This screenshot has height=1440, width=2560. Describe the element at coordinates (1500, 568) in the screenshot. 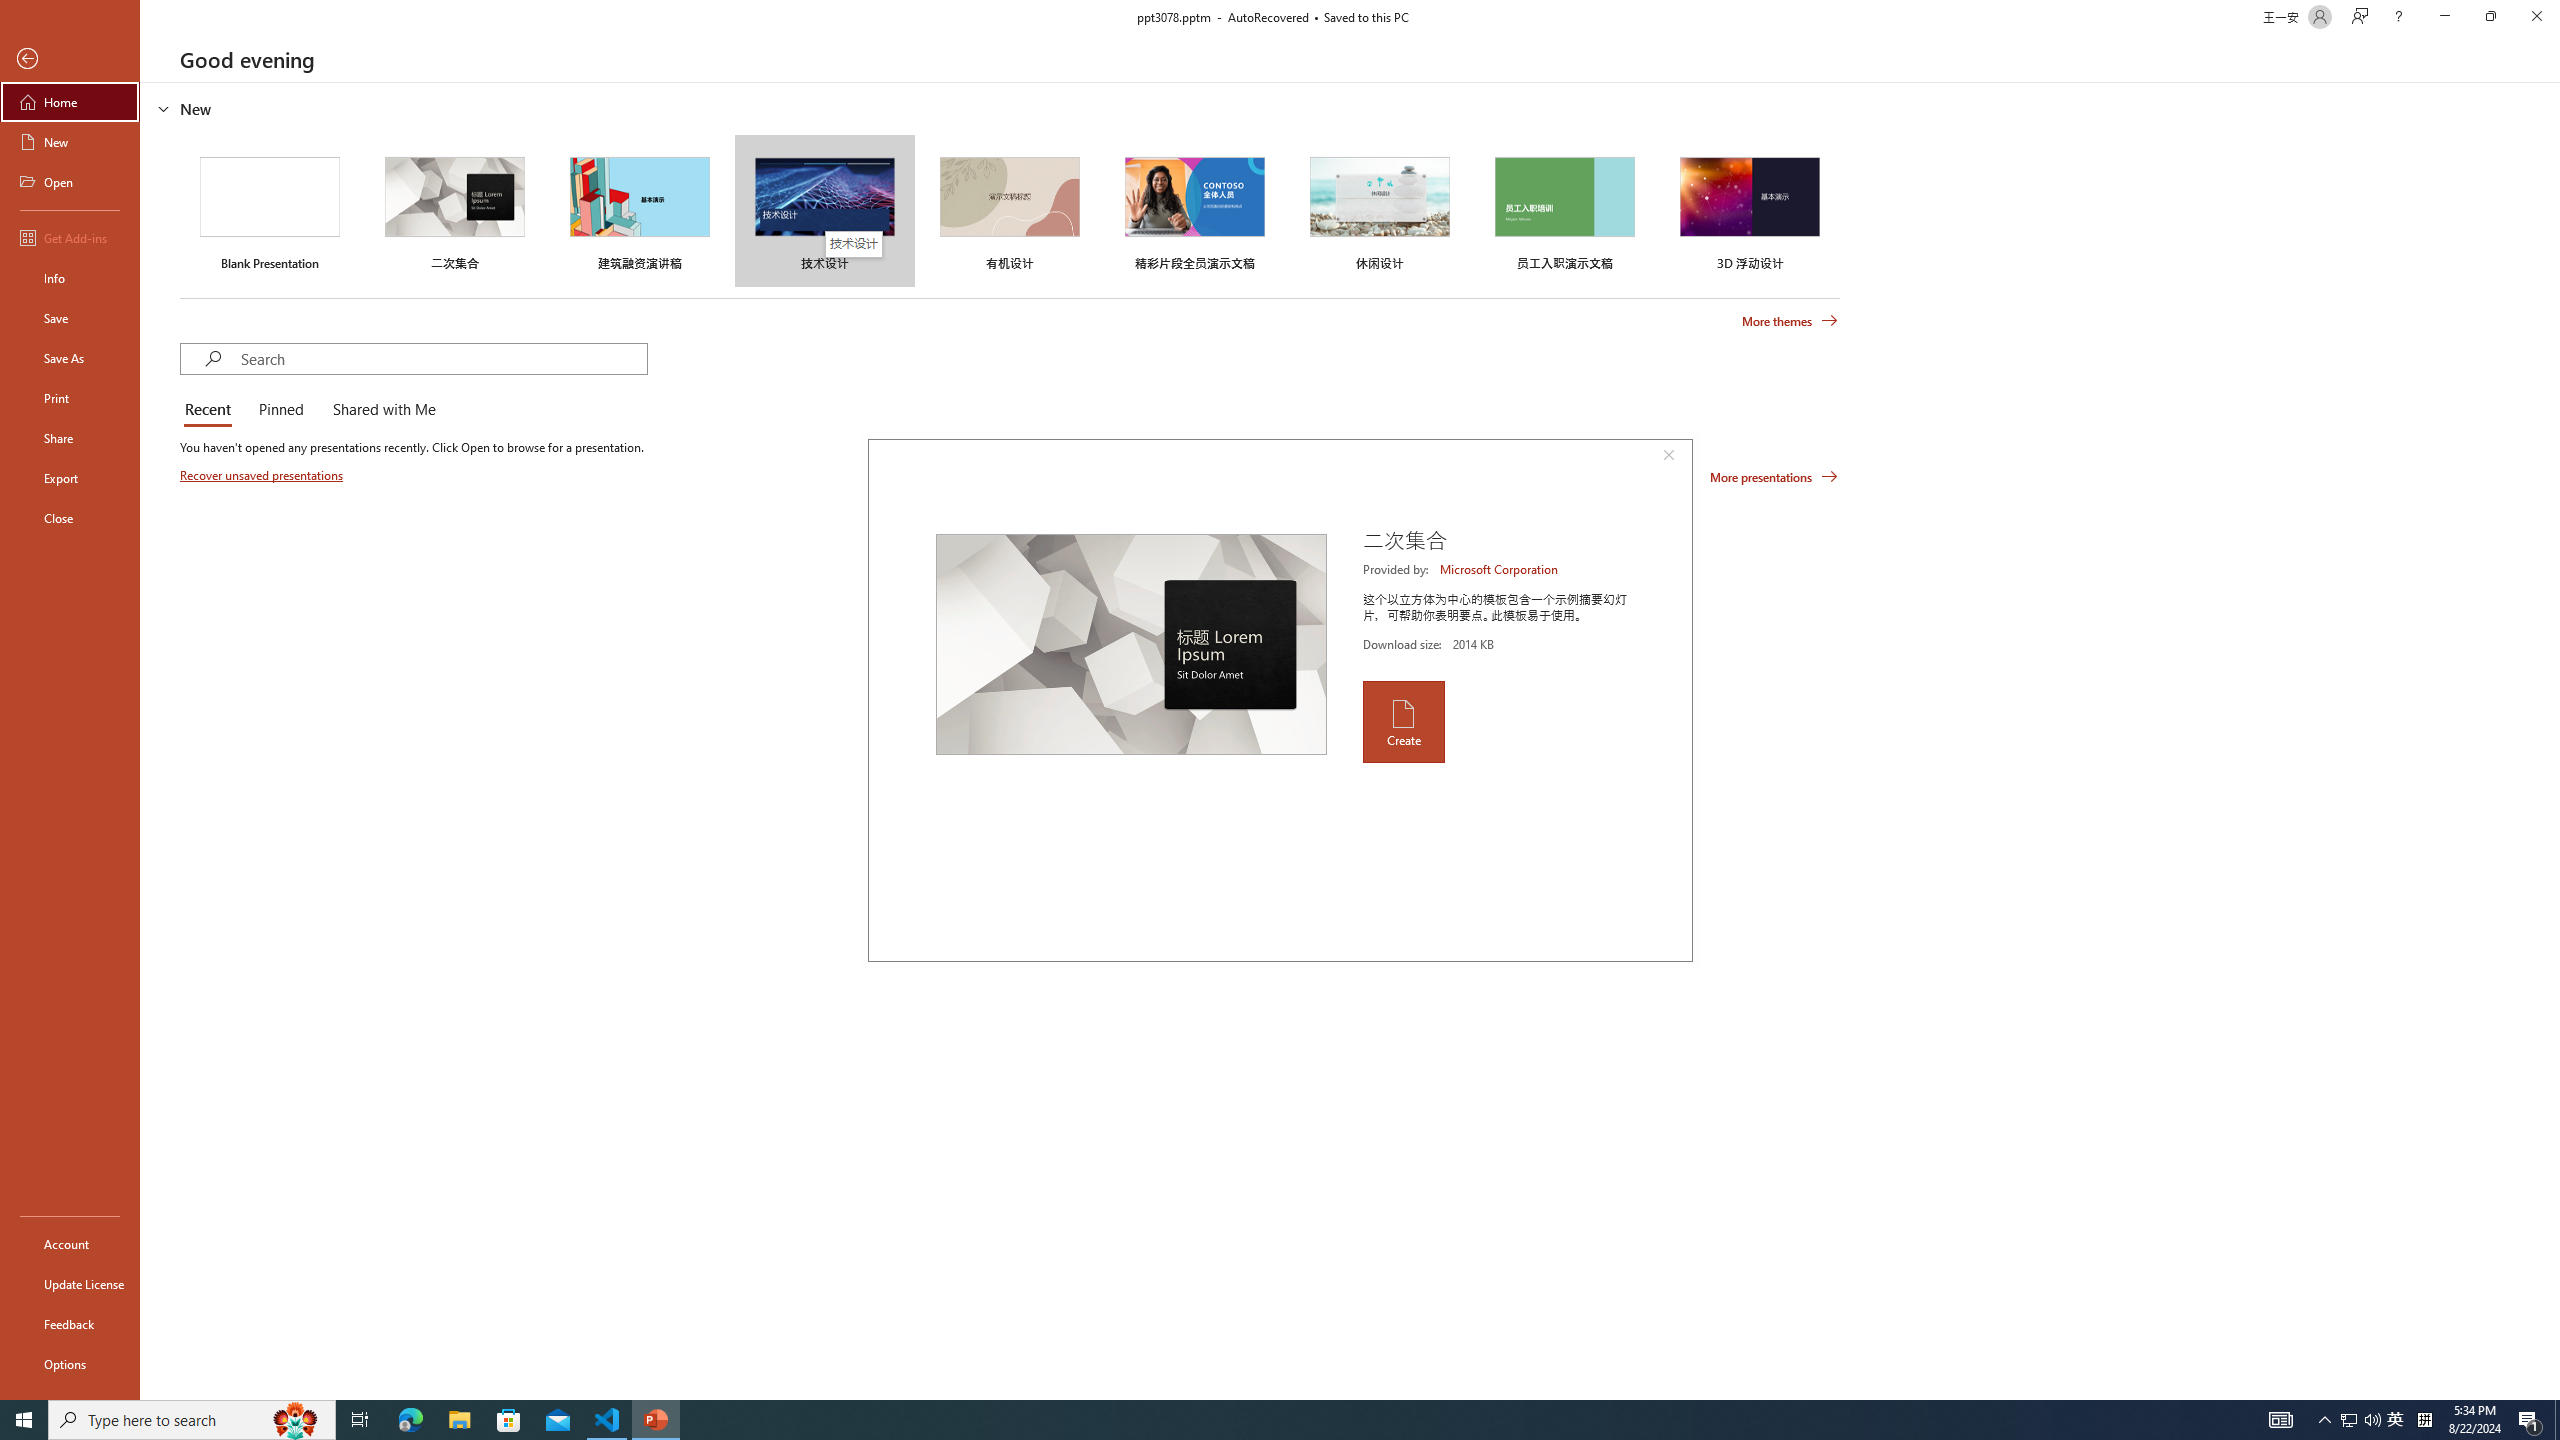

I see `'Microsoft Corporation'` at that location.